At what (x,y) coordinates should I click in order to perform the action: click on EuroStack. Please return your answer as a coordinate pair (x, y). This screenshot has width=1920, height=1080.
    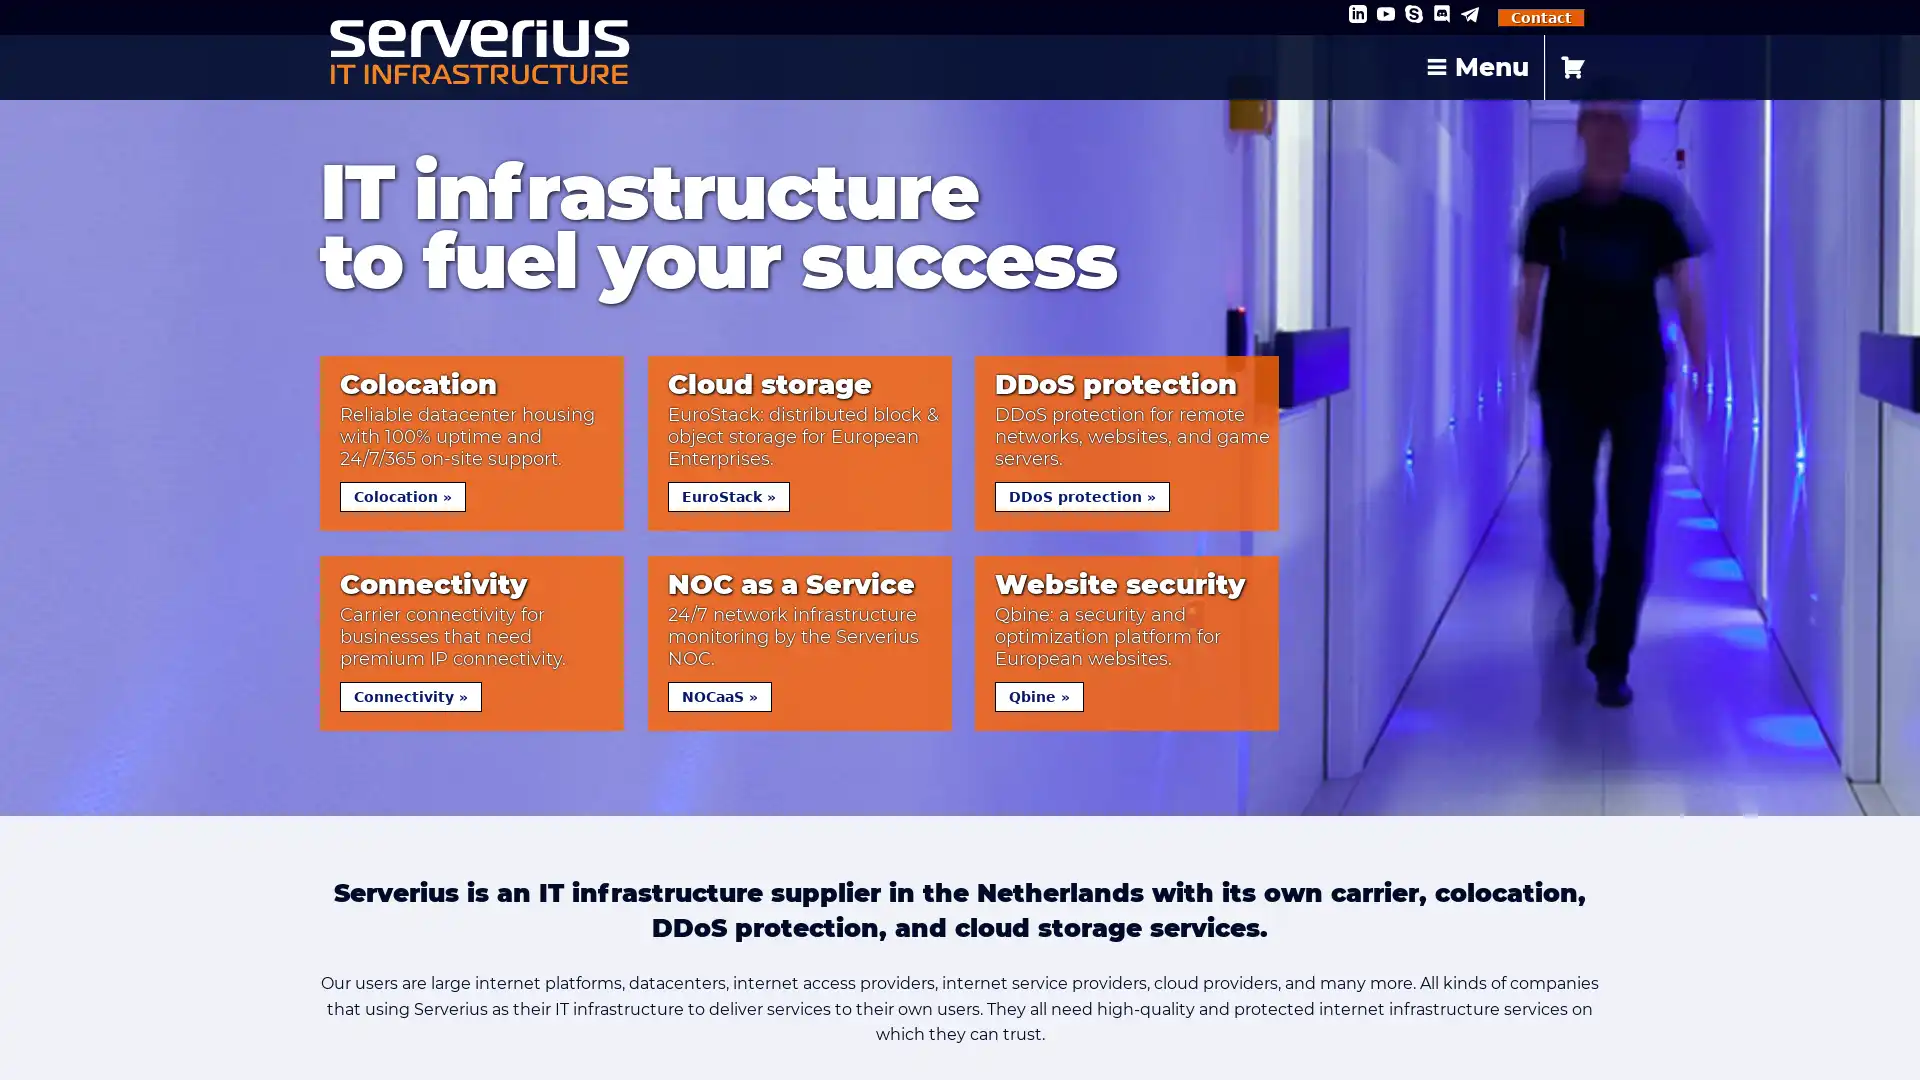
    Looking at the image, I should click on (727, 495).